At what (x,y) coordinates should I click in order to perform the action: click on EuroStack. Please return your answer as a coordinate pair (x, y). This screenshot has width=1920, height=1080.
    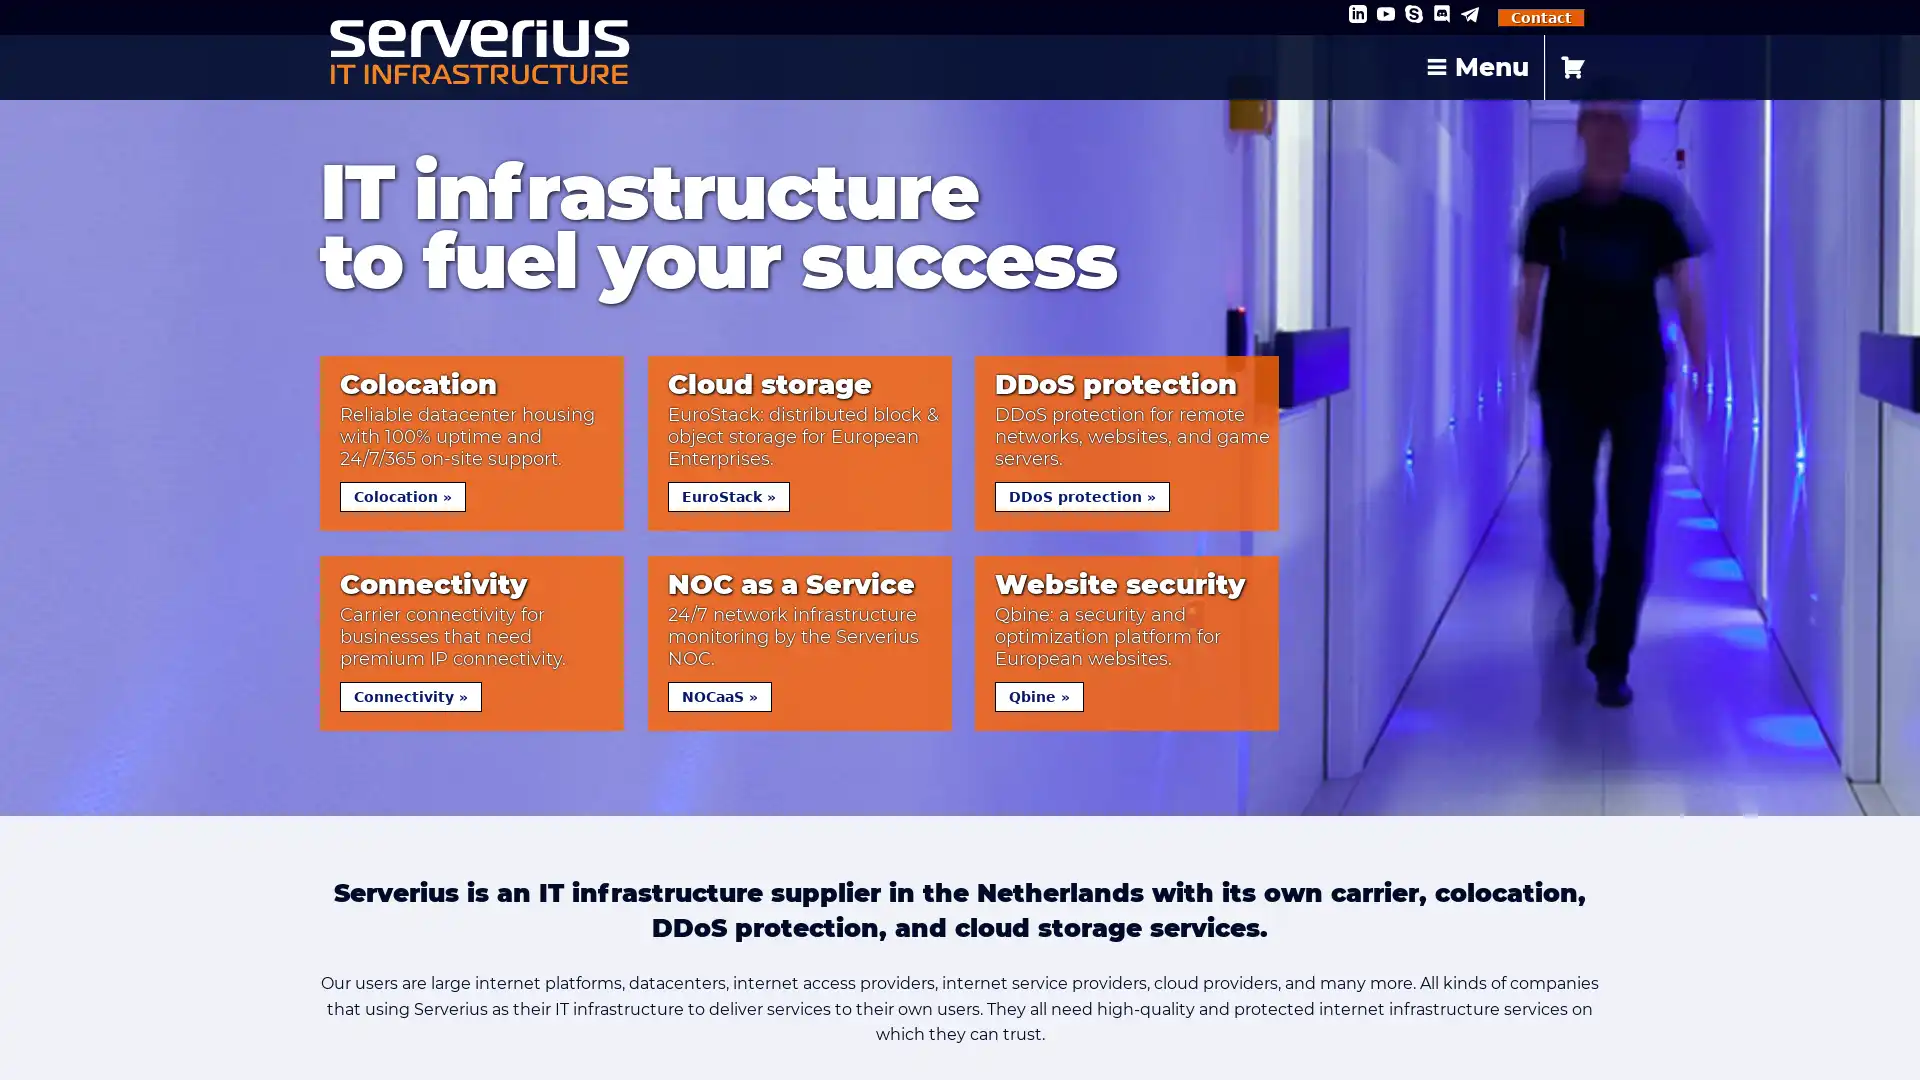
    Looking at the image, I should click on (727, 495).